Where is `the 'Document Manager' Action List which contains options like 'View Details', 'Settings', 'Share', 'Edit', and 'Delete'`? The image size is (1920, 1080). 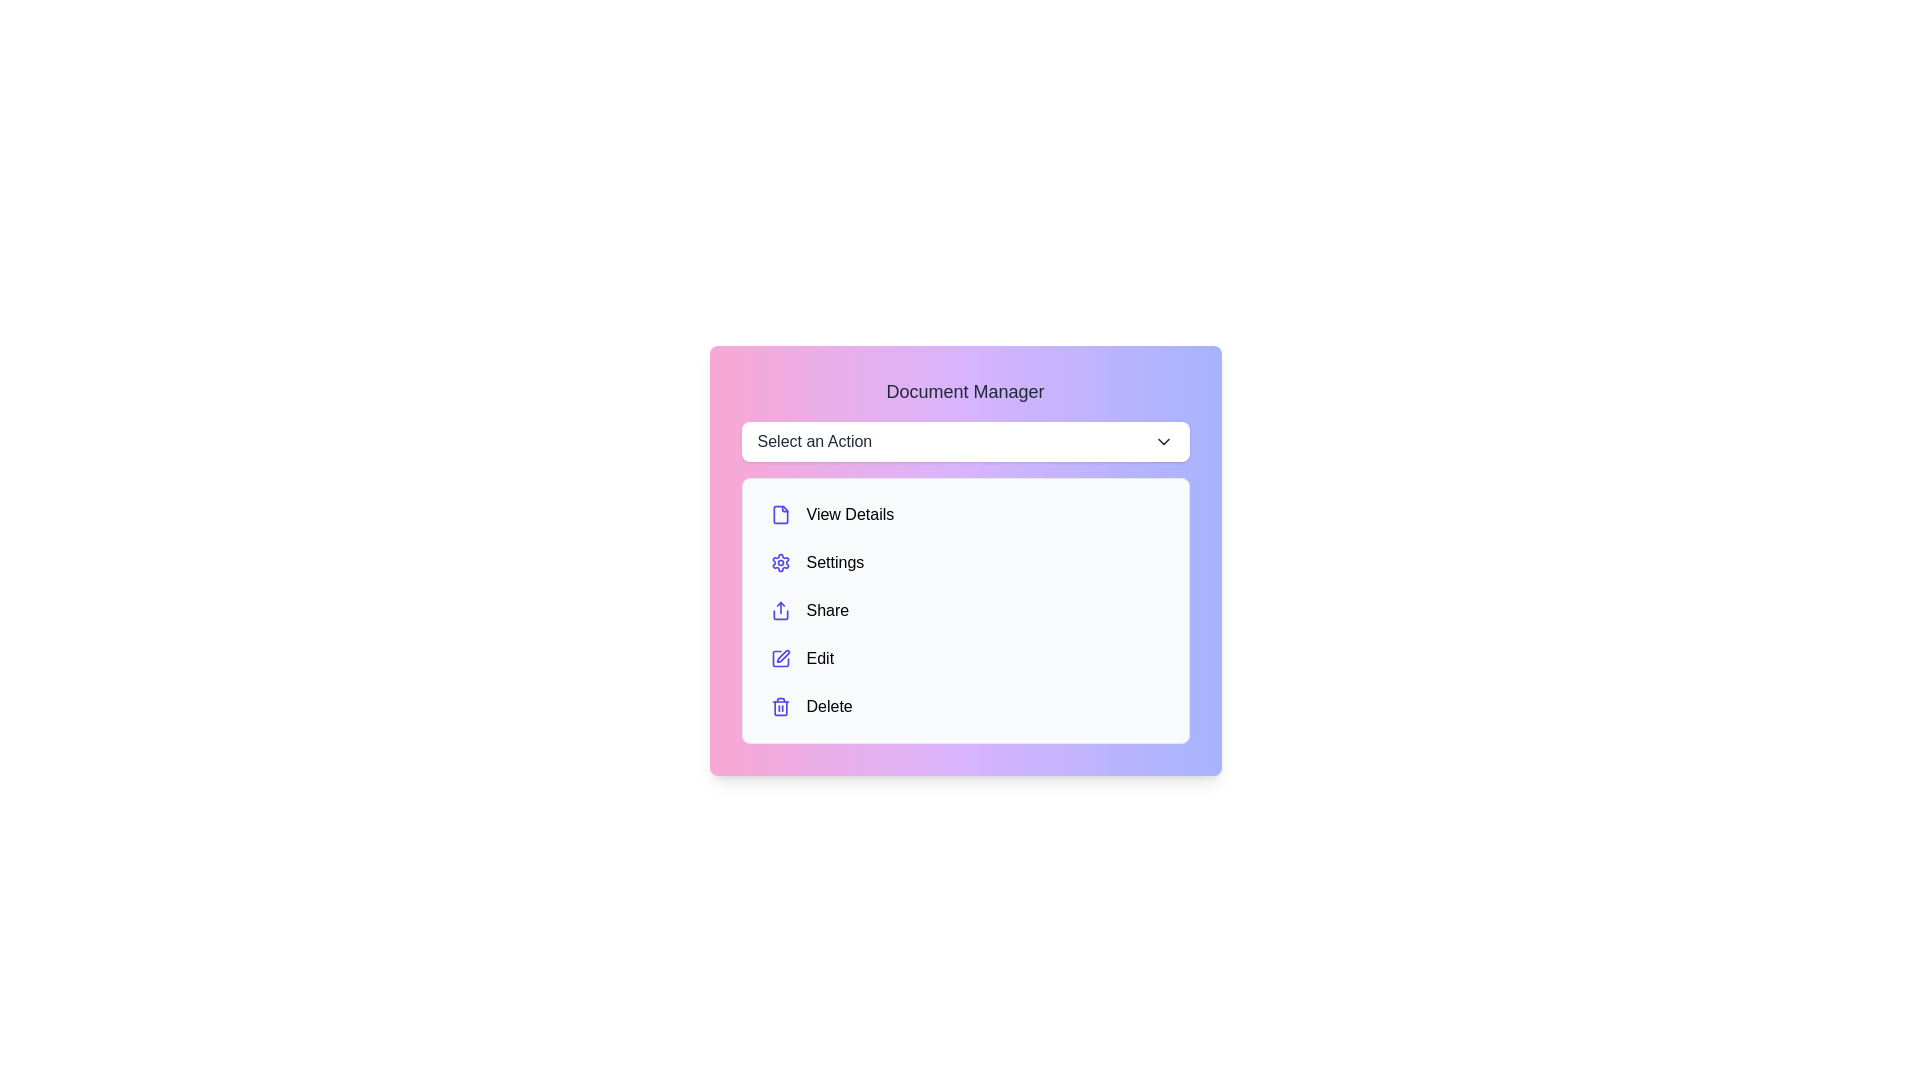
the 'Document Manager' Action List which contains options like 'View Details', 'Settings', 'Share', 'Edit', and 'Delete' is located at coordinates (965, 609).